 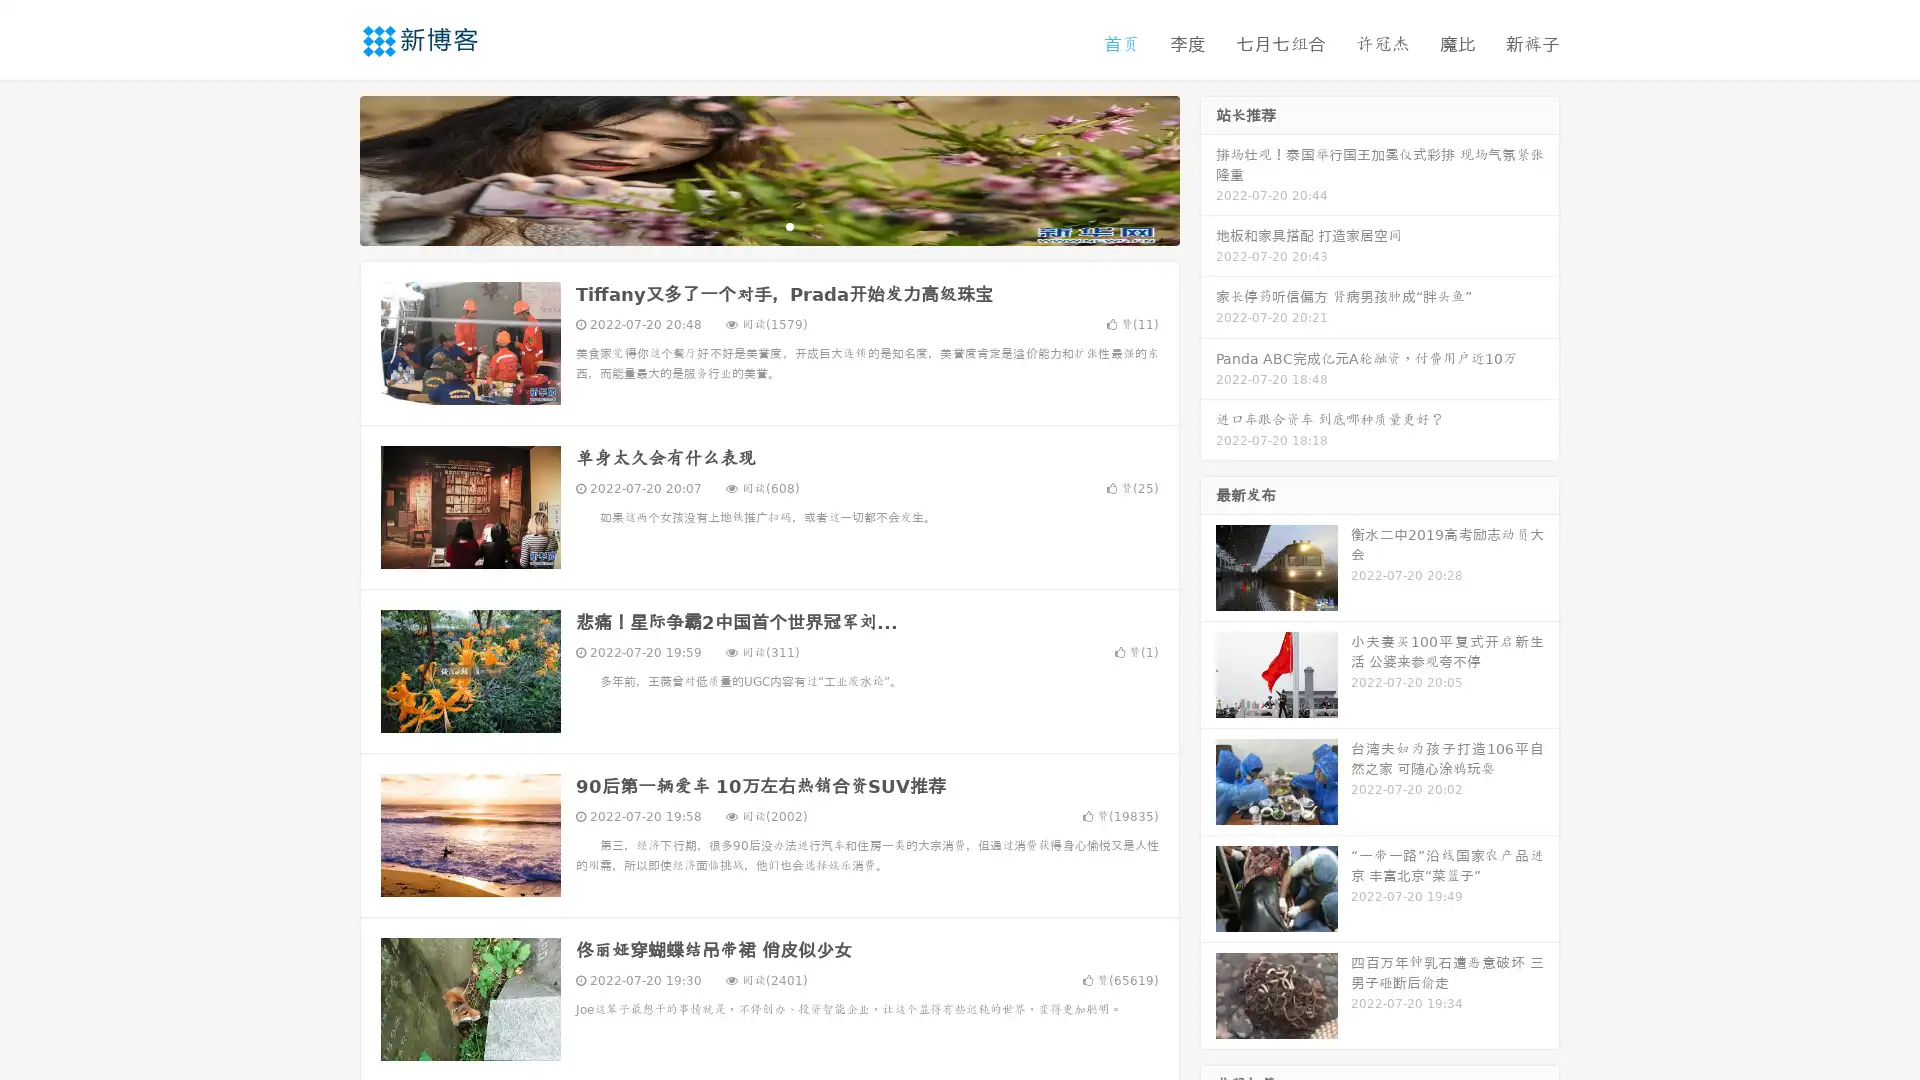 I want to click on Previous slide, so click(x=330, y=168).